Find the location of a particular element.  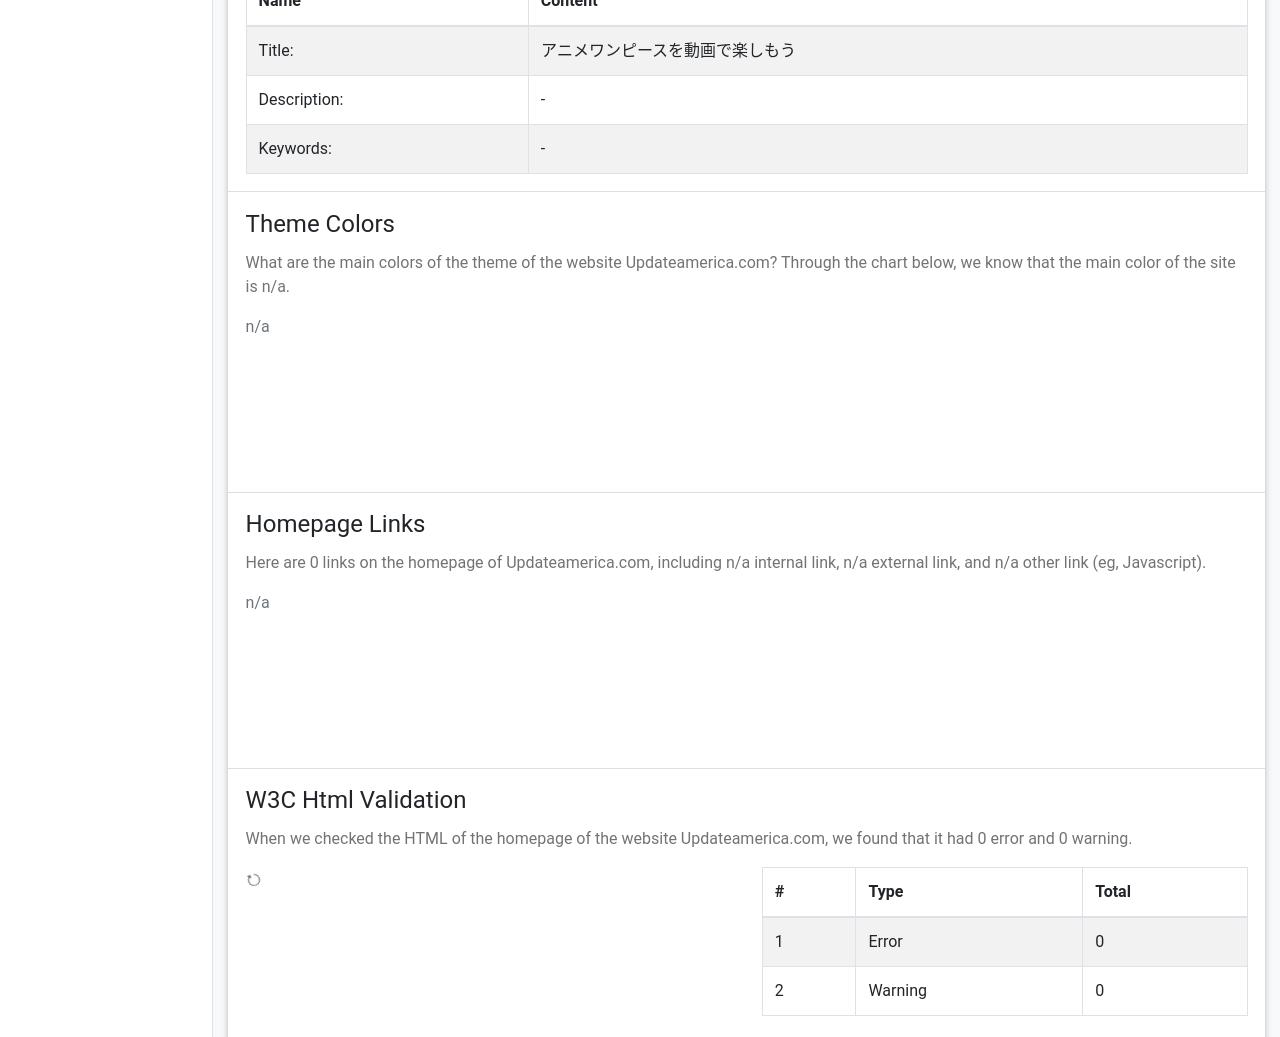

'W3C Html Validation' is located at coordinates (355, 800).